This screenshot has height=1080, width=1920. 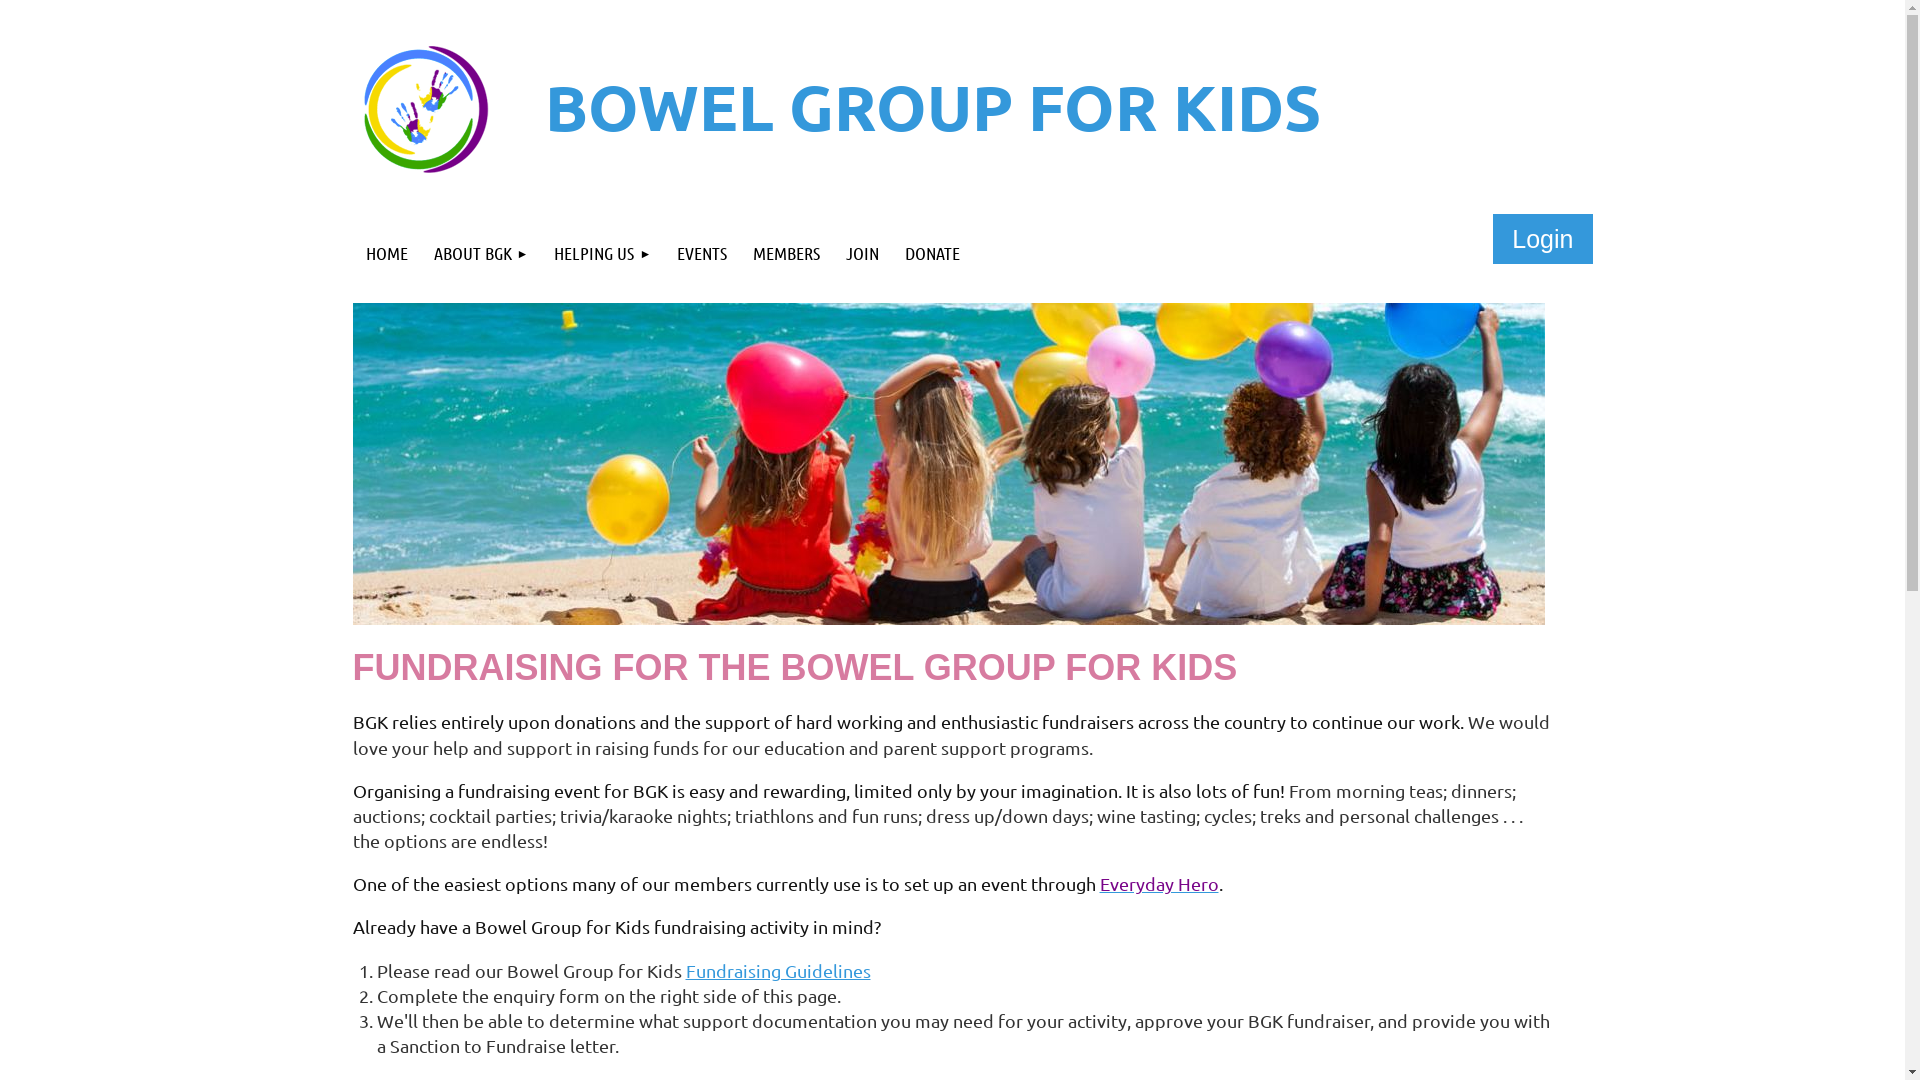 What do you see at coordinates (862, 252) in the screenshot?
I see `'JOIN'` at bounding box center [862, 252].